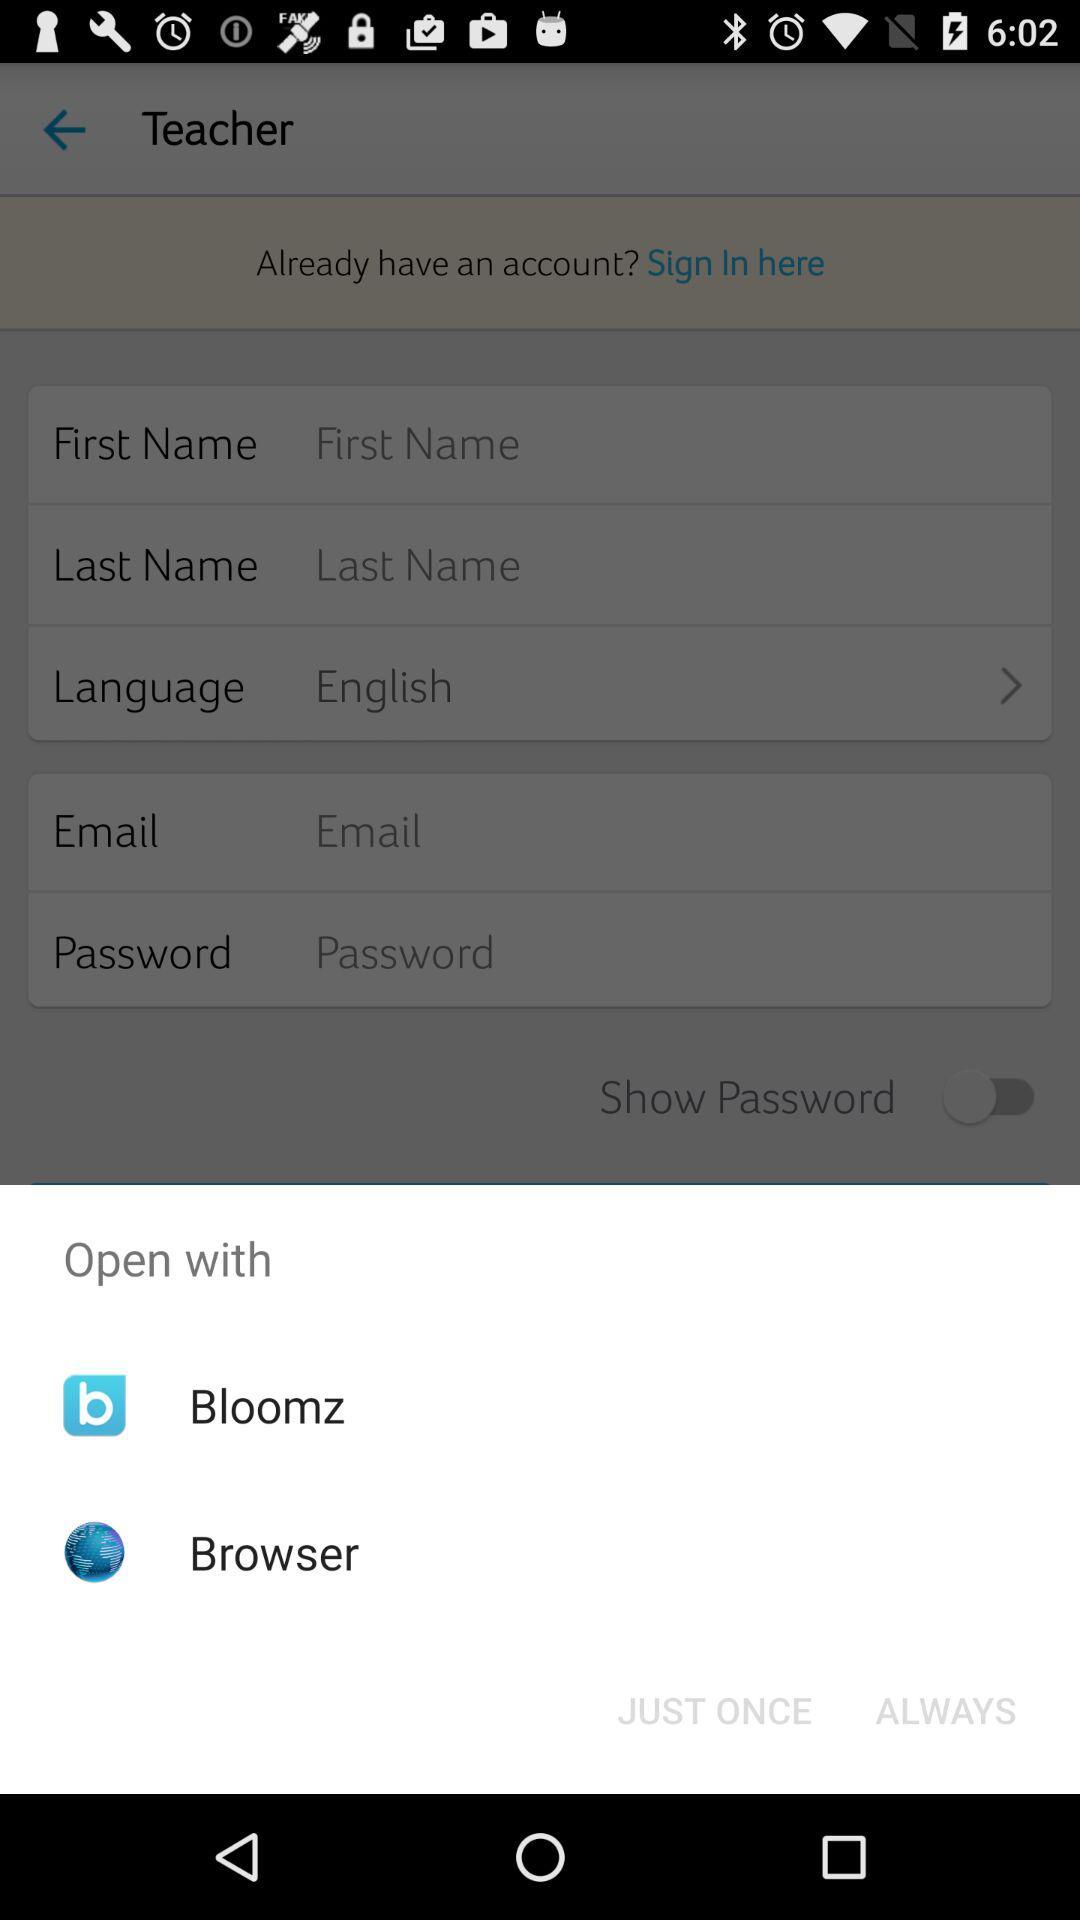  What do you see at coordinates (713, 1708) in the screenshot?
I see `button to the left of always item` at bounding box center [713, 1708].